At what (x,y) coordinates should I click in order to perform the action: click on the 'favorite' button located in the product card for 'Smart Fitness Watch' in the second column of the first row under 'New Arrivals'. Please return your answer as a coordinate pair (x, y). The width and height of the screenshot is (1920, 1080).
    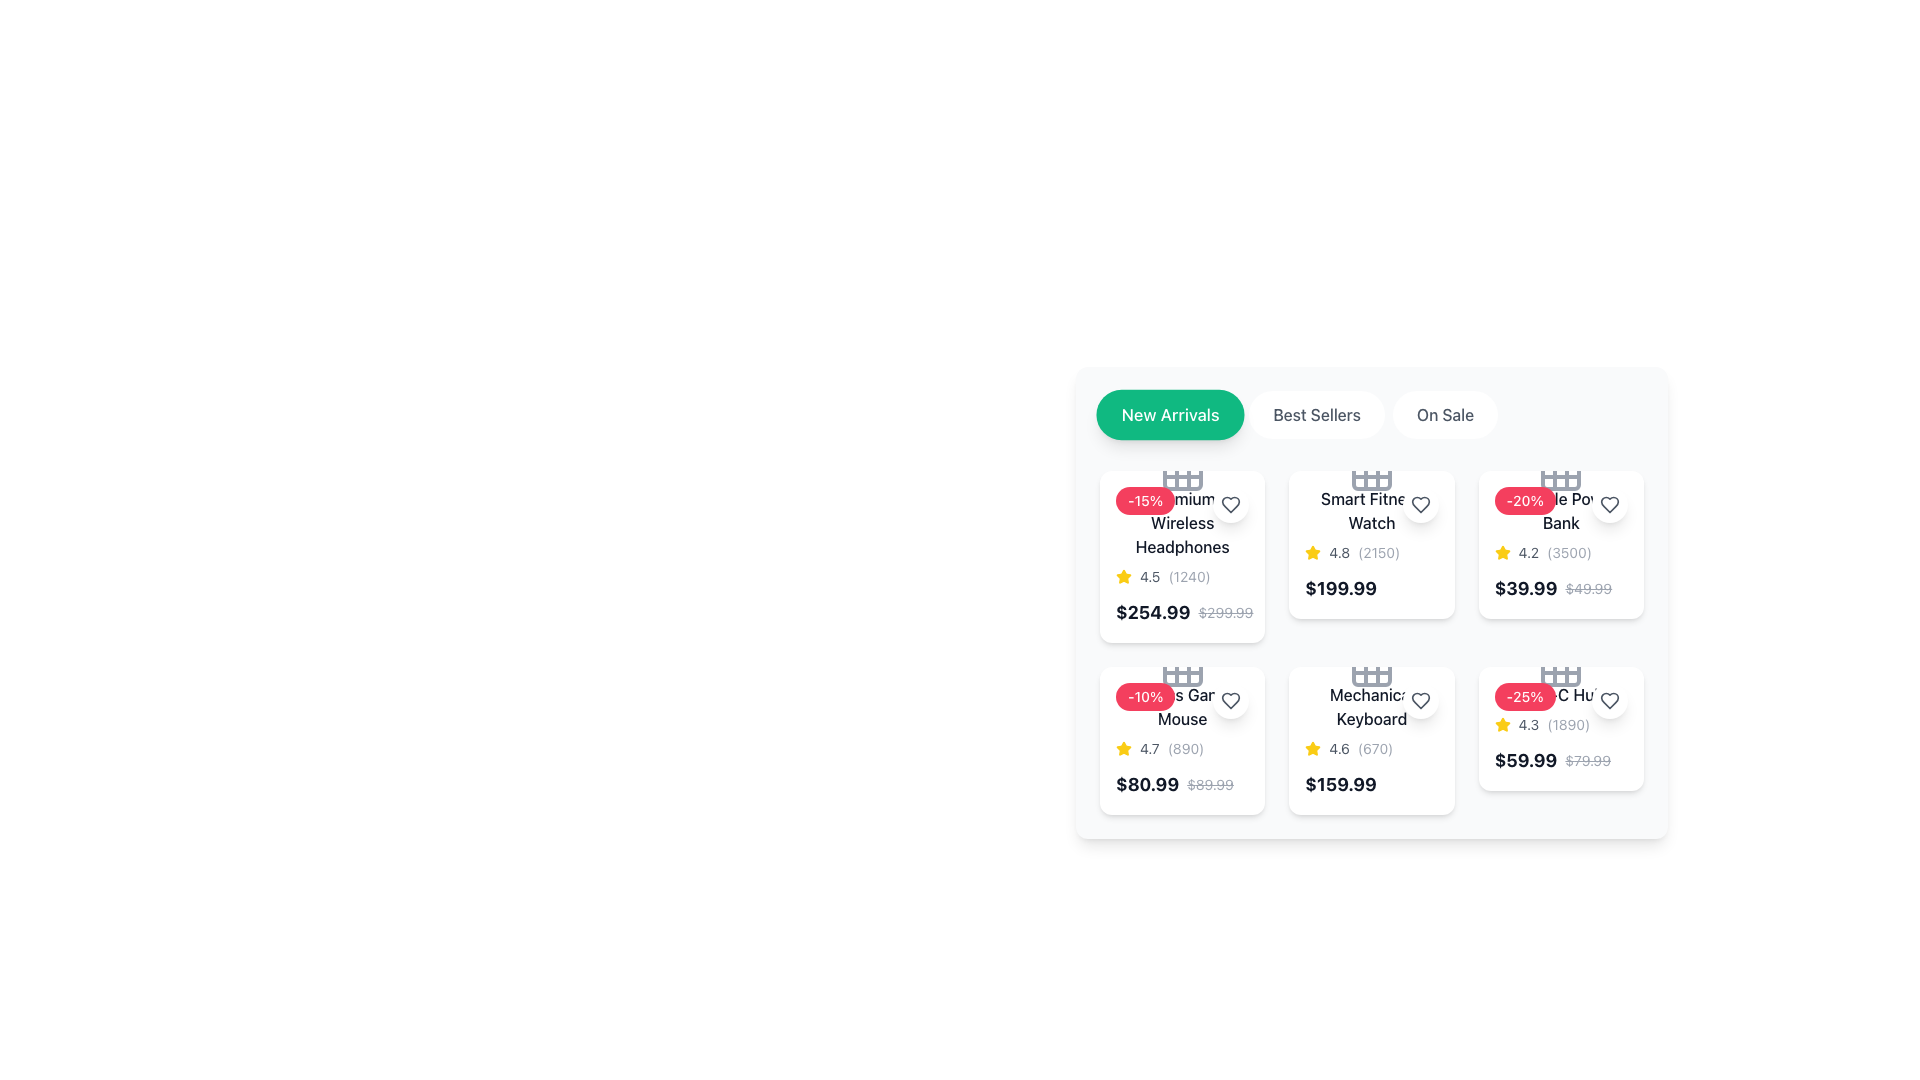
    Looking at the image, I should click on (1419, 504).